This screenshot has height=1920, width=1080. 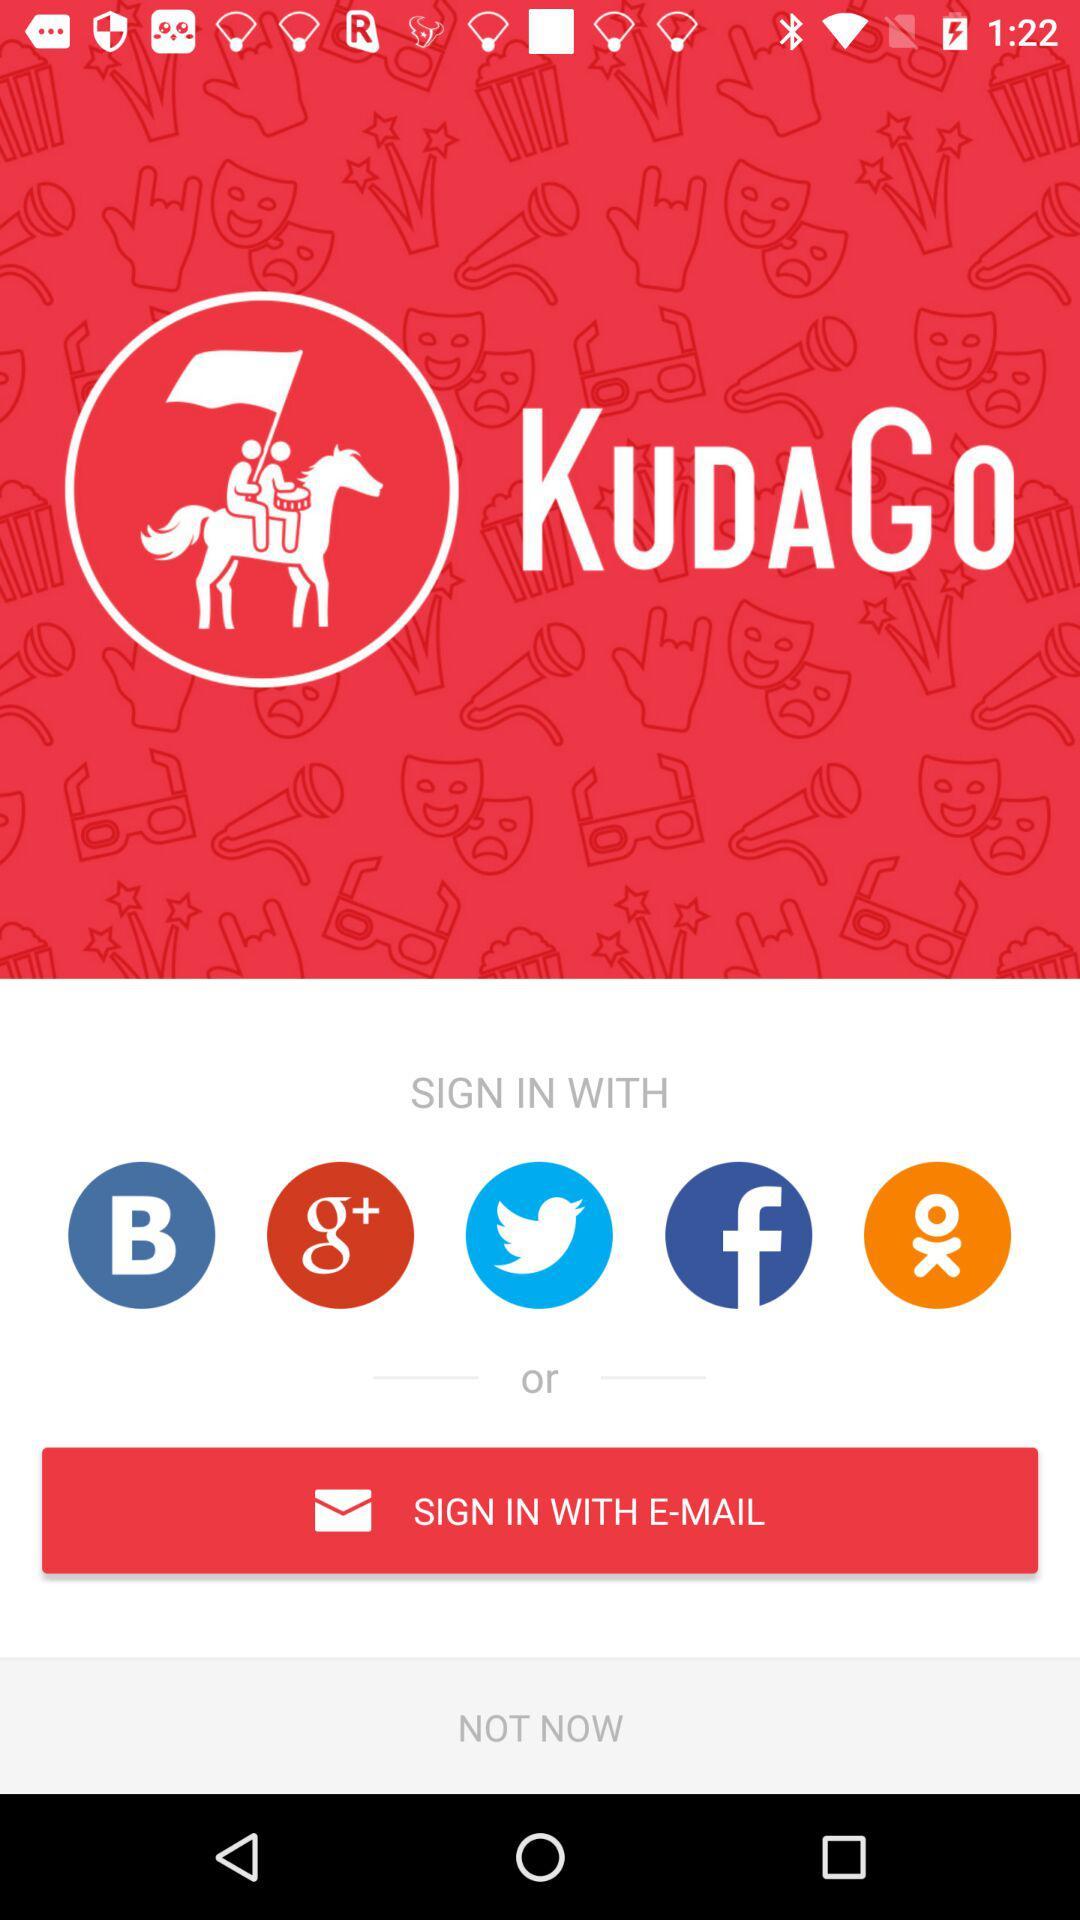 I want to click on sign in with twitter, so click(x=538, y=1234).